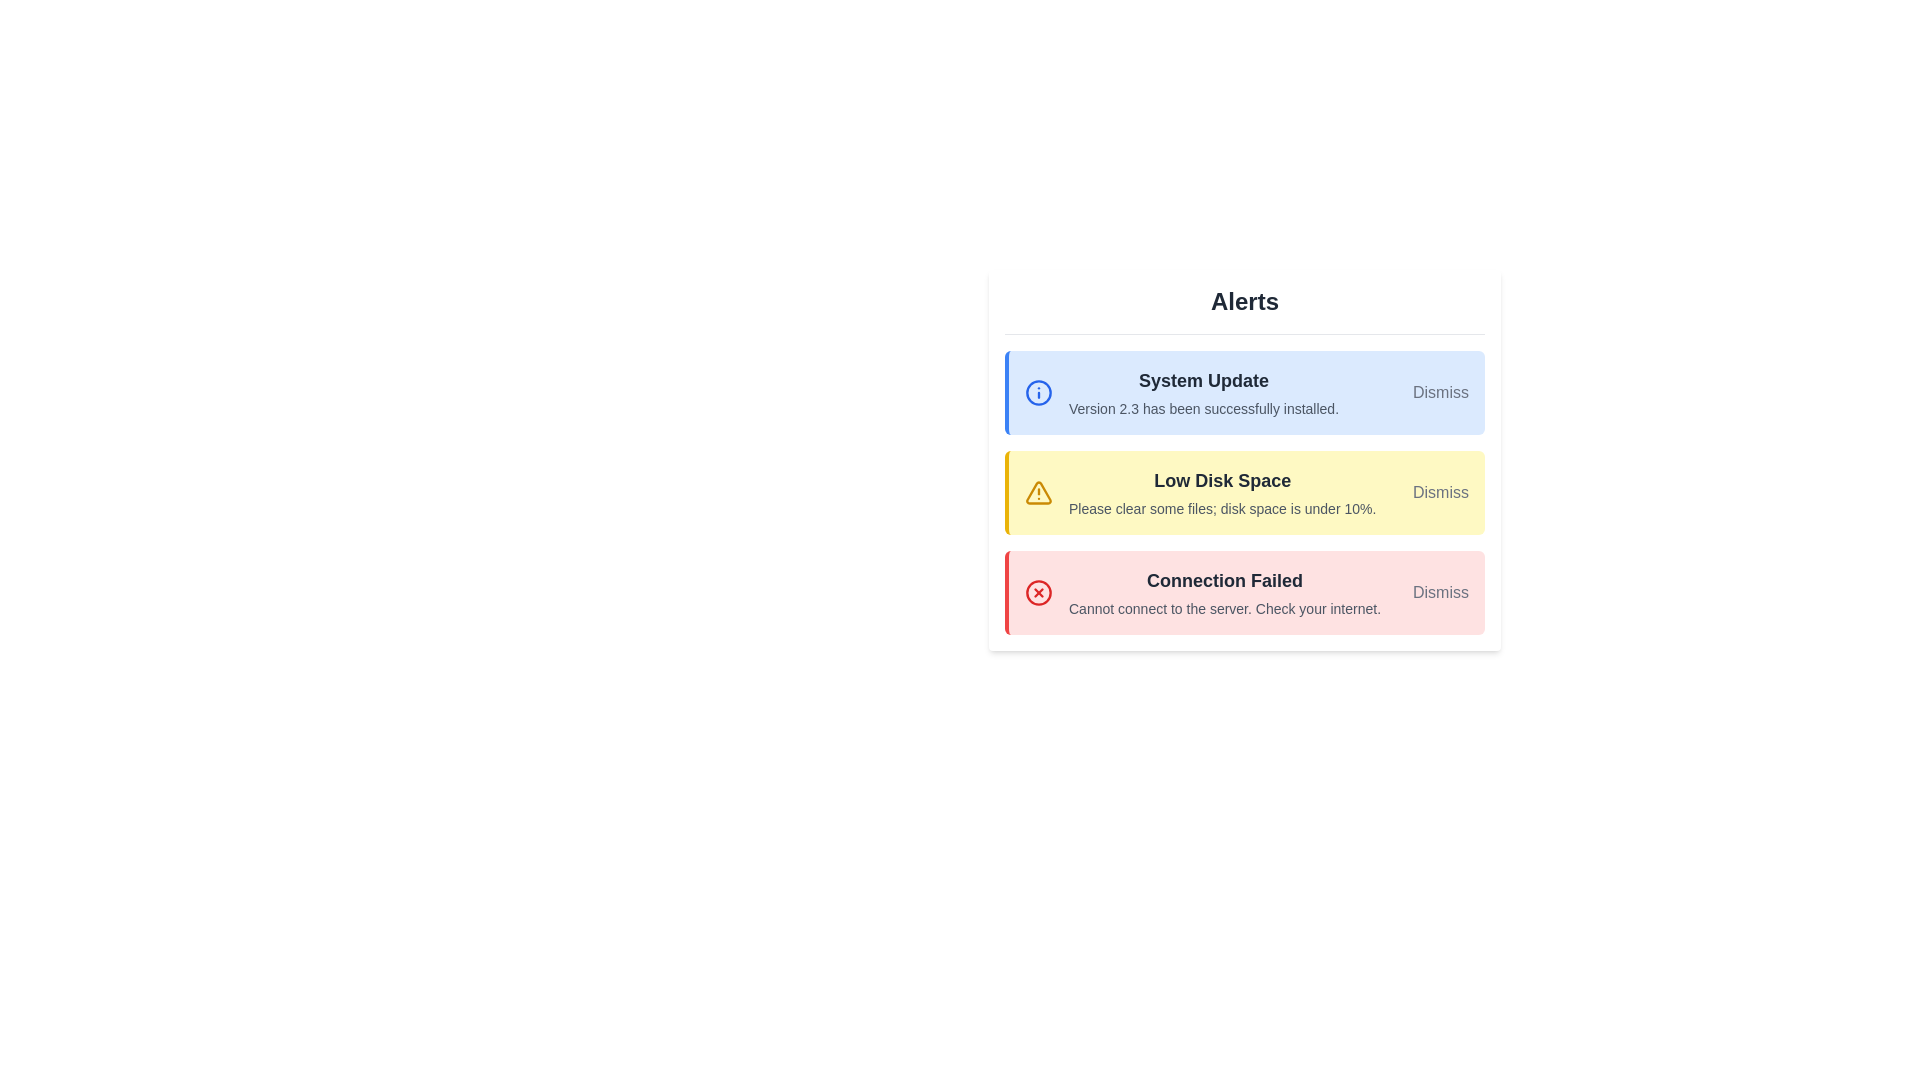 This screenshot has width=1920, height=1080. What do you see at coordinates (1223, 581) in the screenshot?
I see `text content of the 'Connection Failed' label, which is a bold text on a light red background within the third alert section` at bounding box center [1223, 581].